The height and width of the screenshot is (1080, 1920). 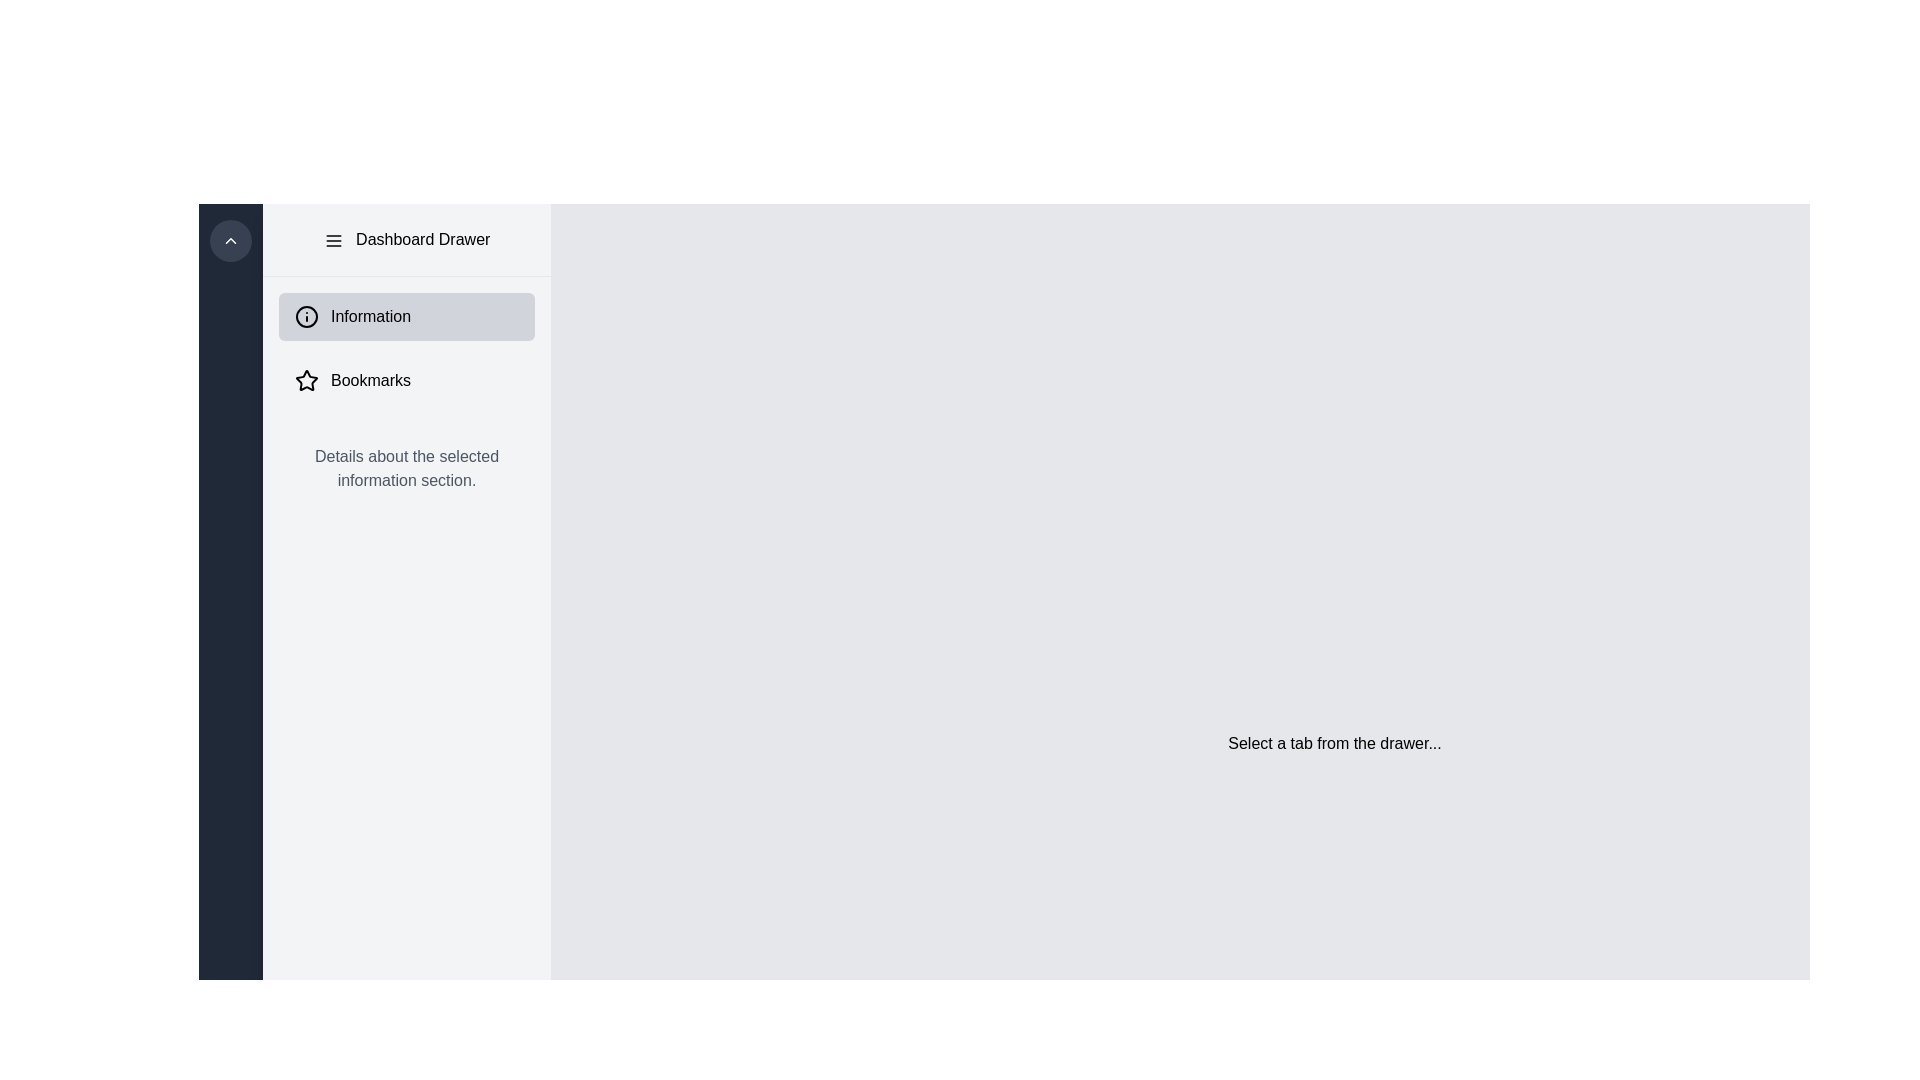 What do you see at coordinates (306, 315) in the screenshot?
I see `the circular graphical vector element within the 'Information' tab's icon section in the sidebar menu` at bounding box center [306, 315].